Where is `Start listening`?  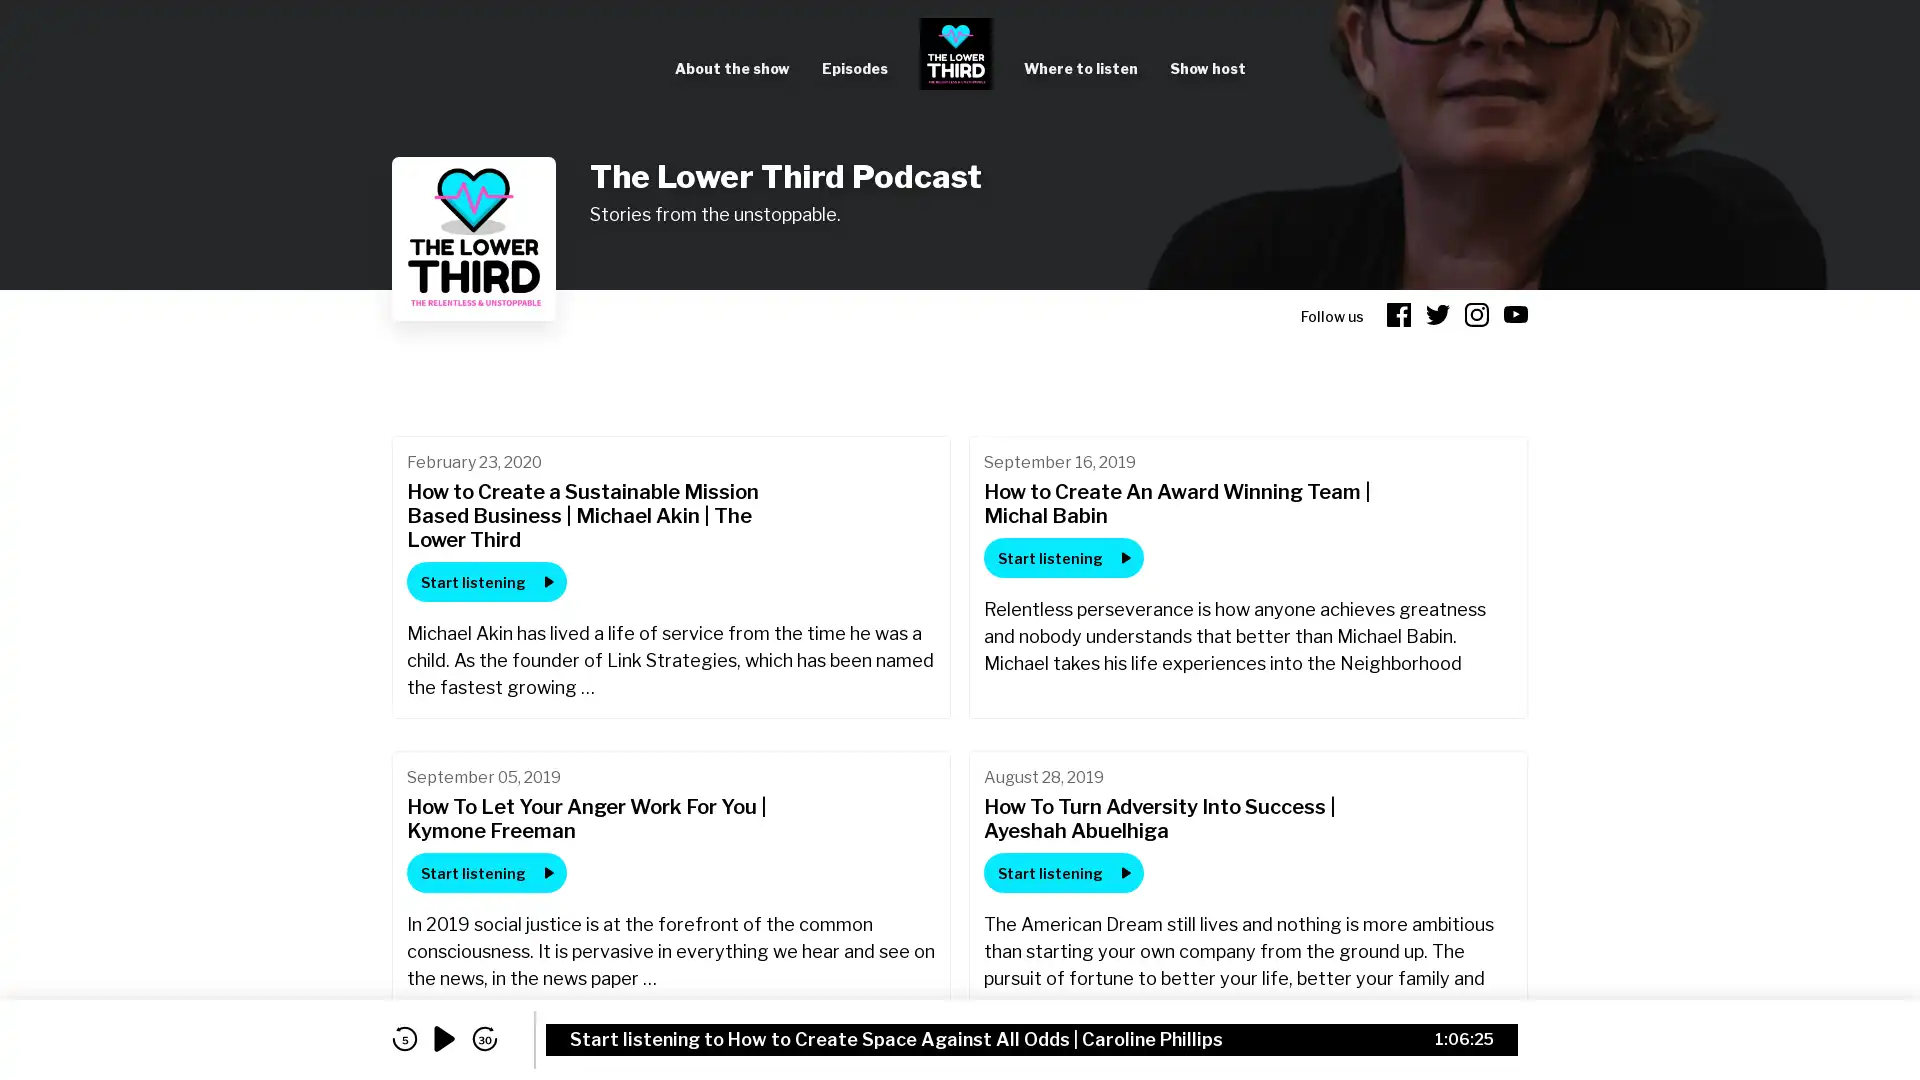
Start listening is located at coordinates (1063, 871).